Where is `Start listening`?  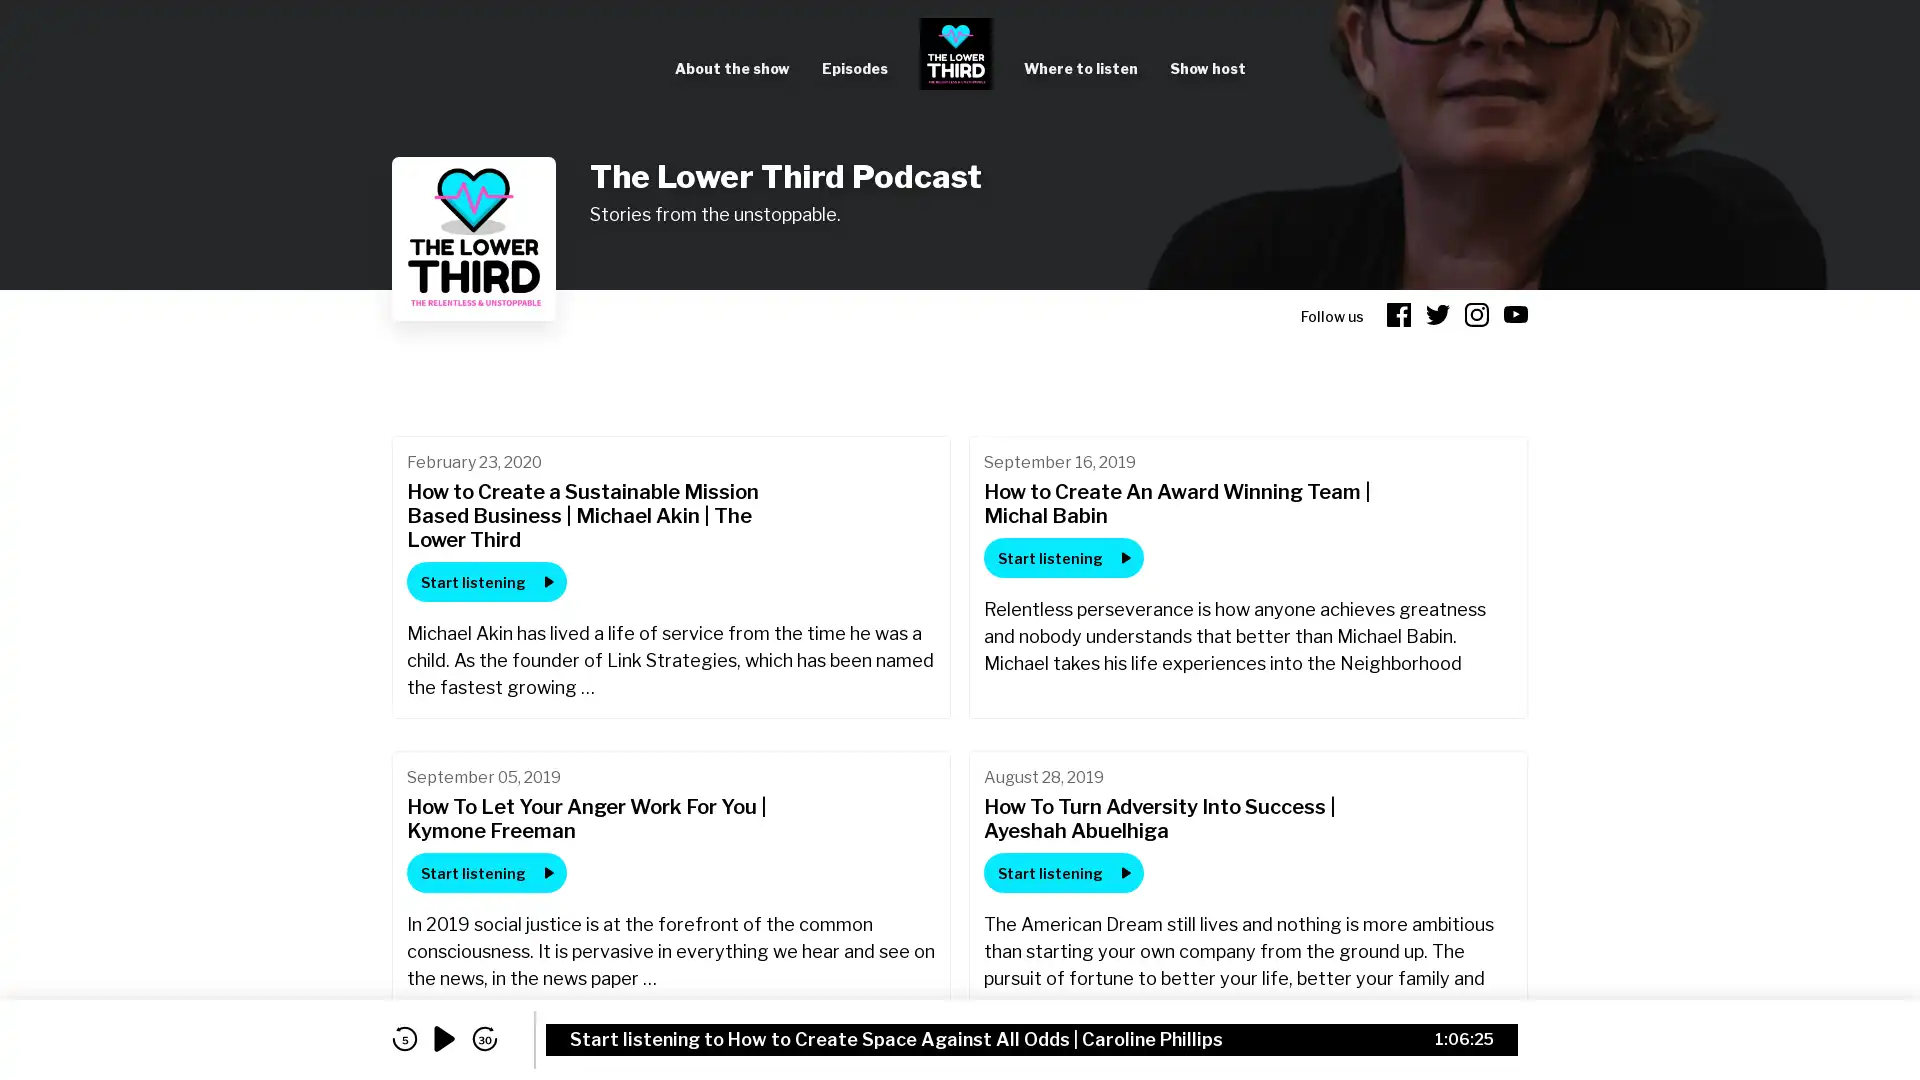
Start listening is located at coordinates (1063, 871).